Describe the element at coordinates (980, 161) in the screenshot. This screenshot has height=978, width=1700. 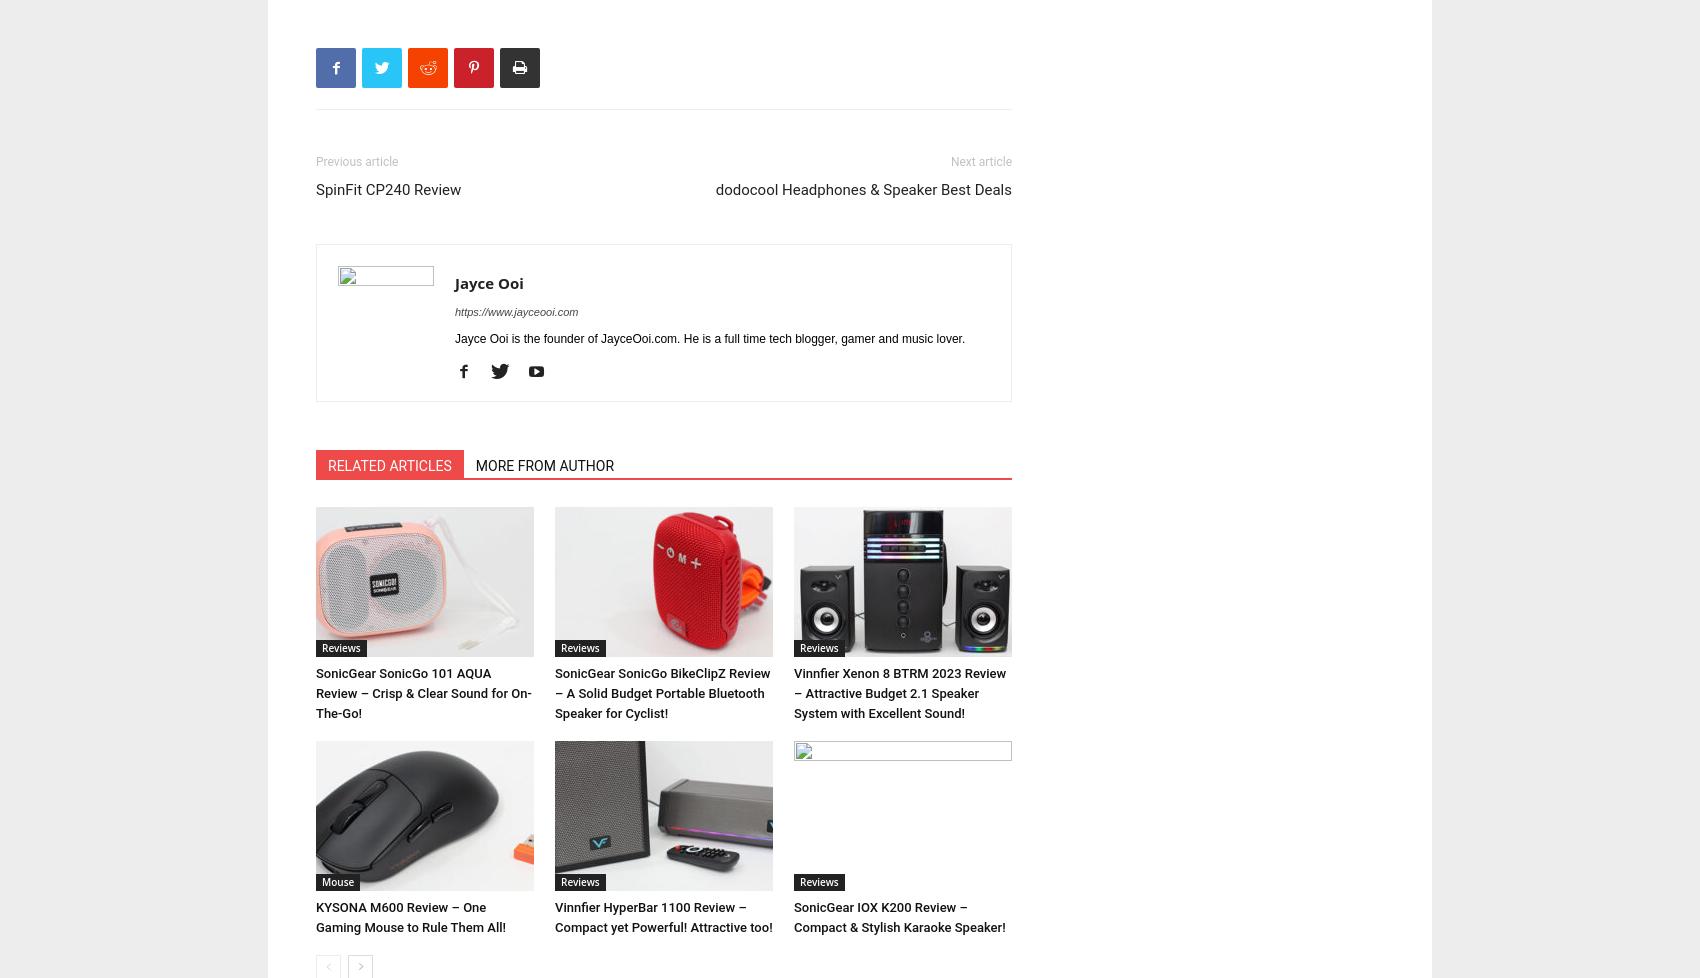
I see `'Next article'` at that location.